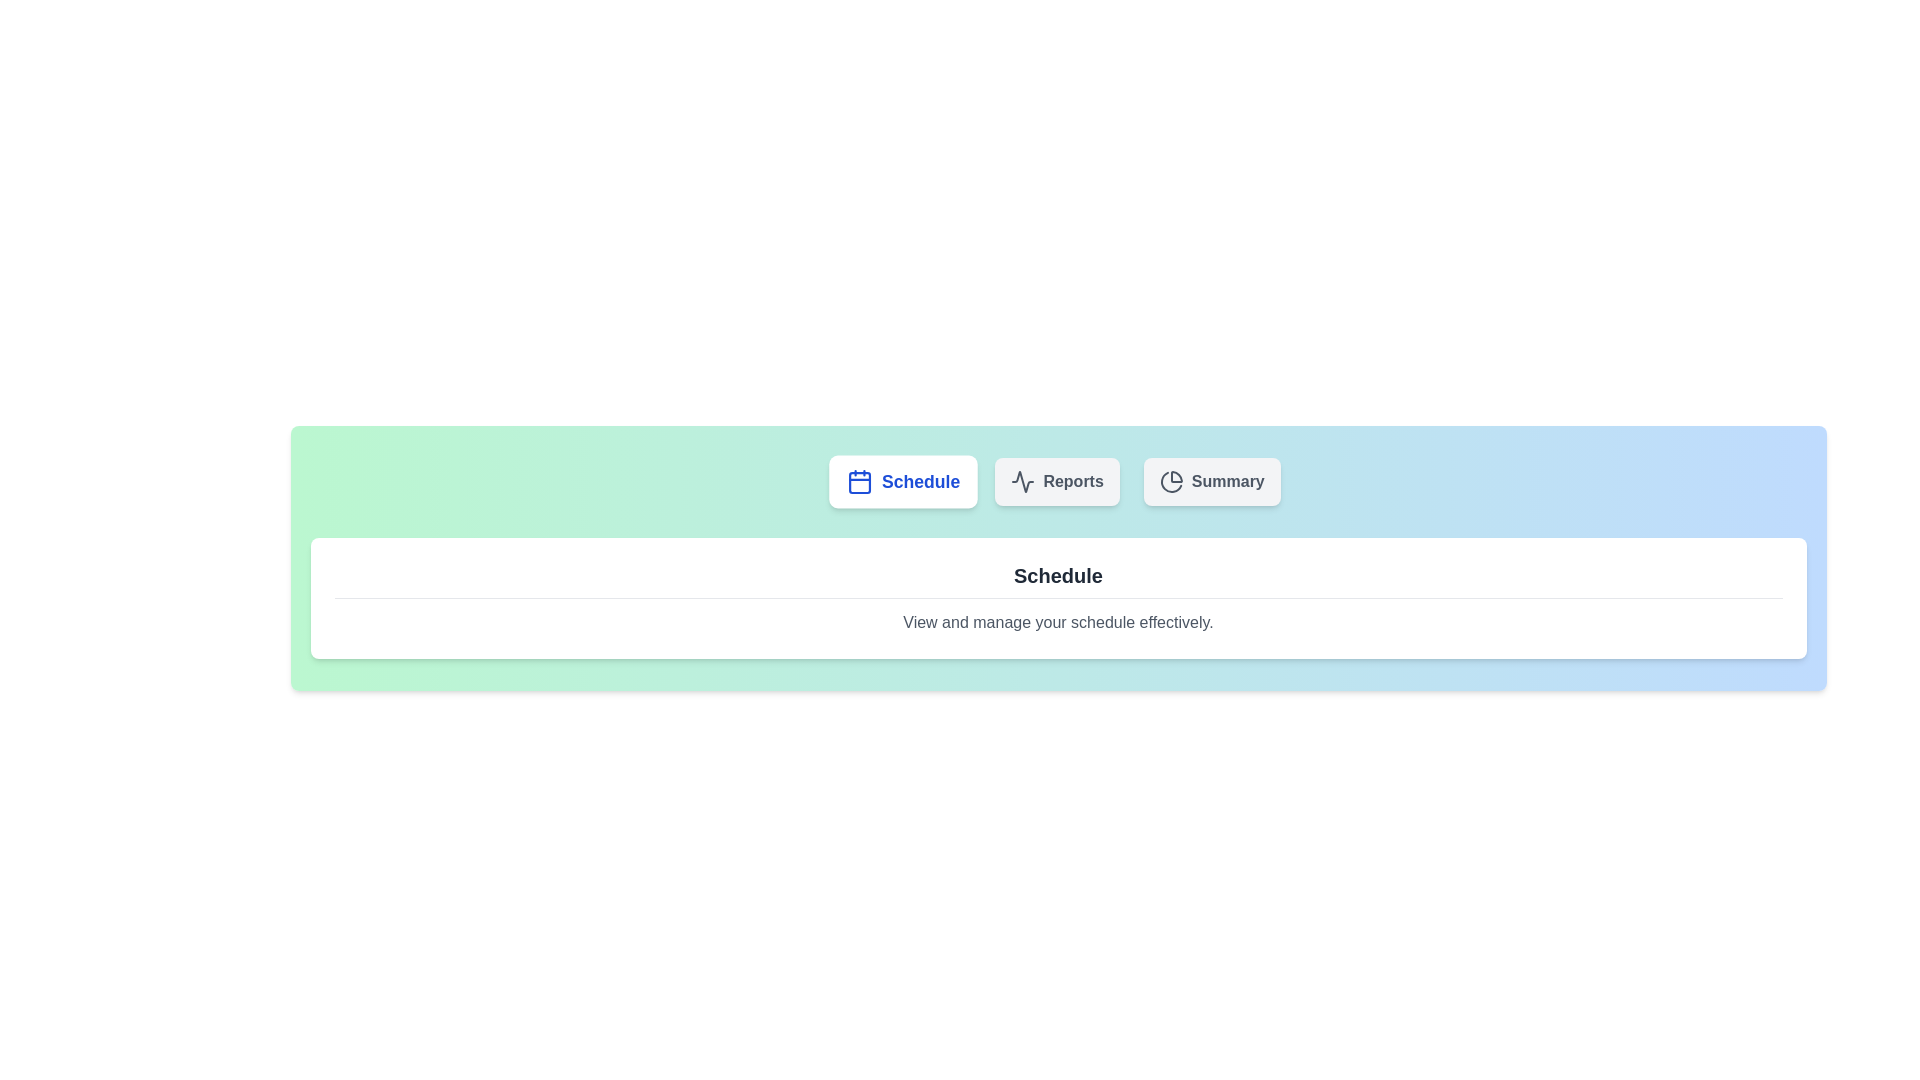 This screenshot has width=1920, height=1080. Describe the element at coordinates (1211, 482) in the screenshot. I see `the Summary button to switch to the corresponding tab` at that location.